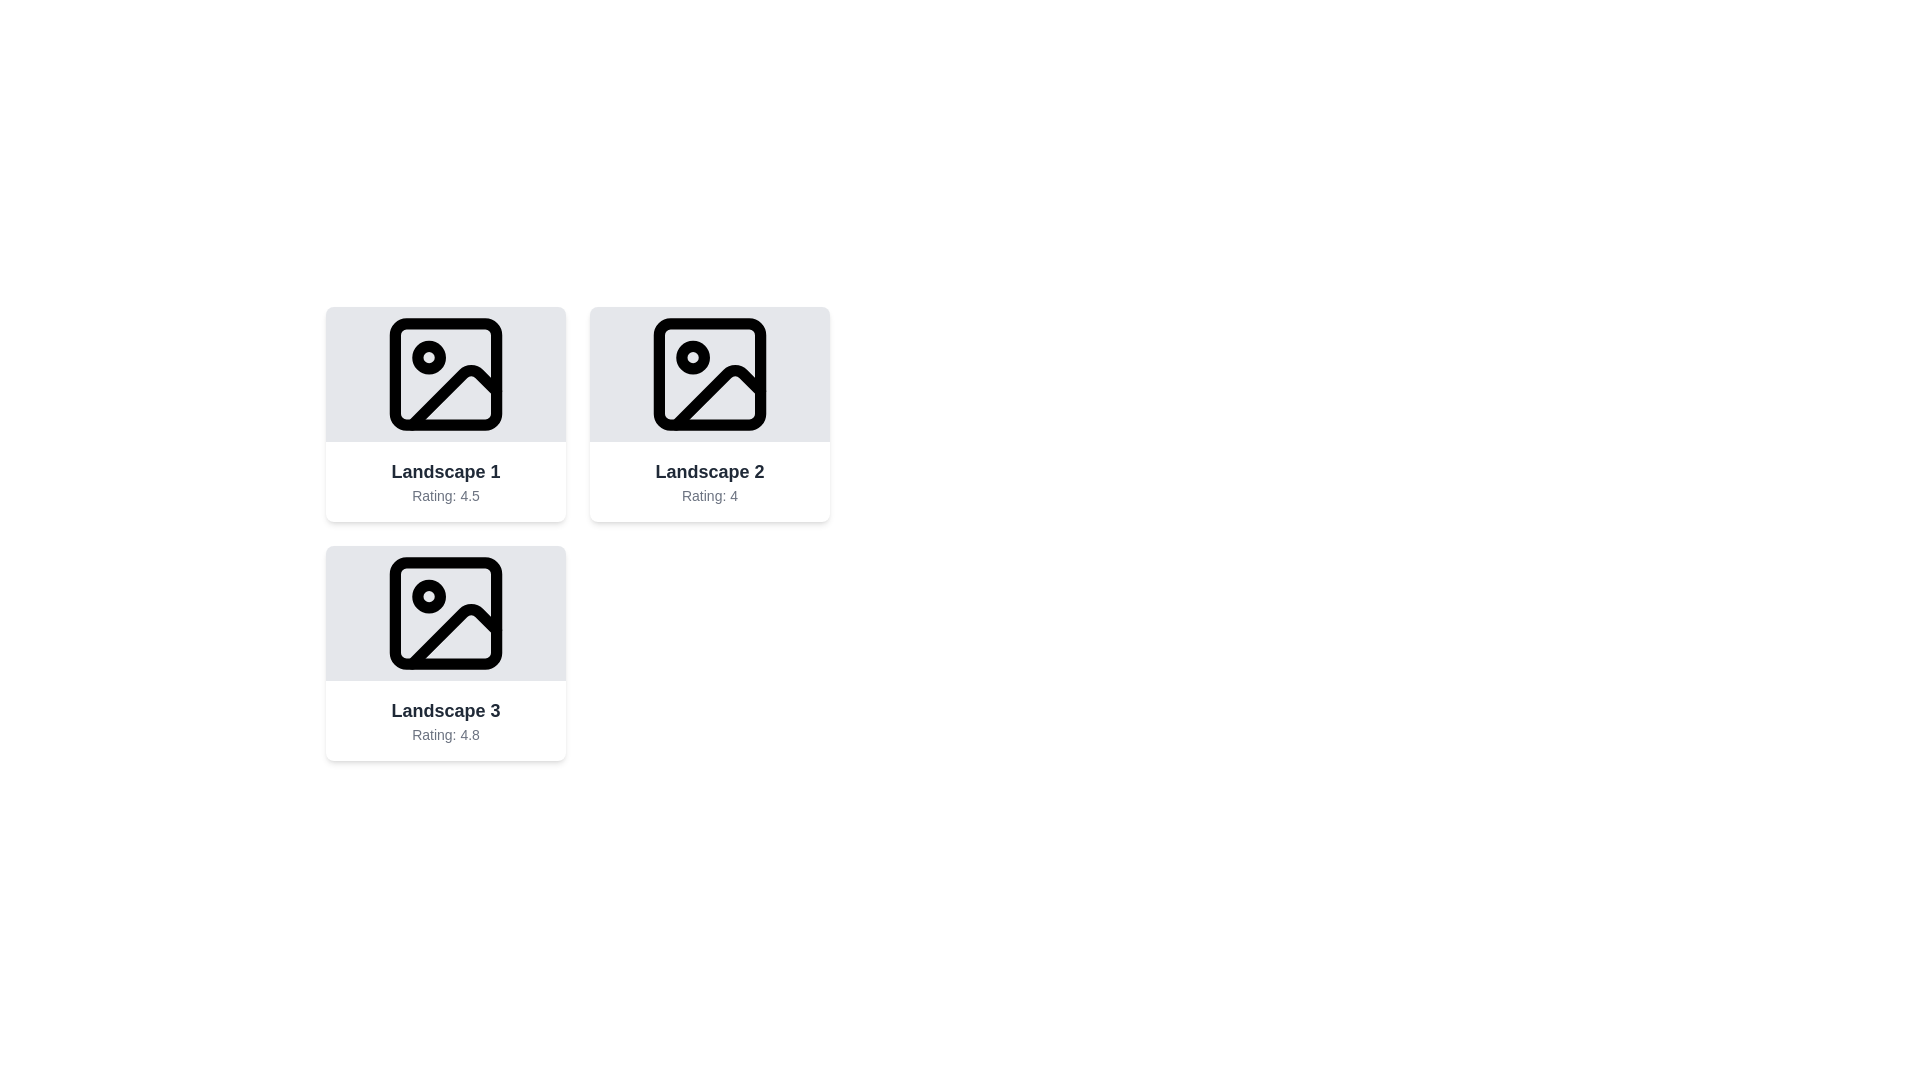 The height and width of the screenshot is (1080, 1920). Describe the element at coordinates (445, 471) in the screenshot. I see `the text label displaying the name or title of the associated image or content in the first card of the grid layout to focus it` at that location.